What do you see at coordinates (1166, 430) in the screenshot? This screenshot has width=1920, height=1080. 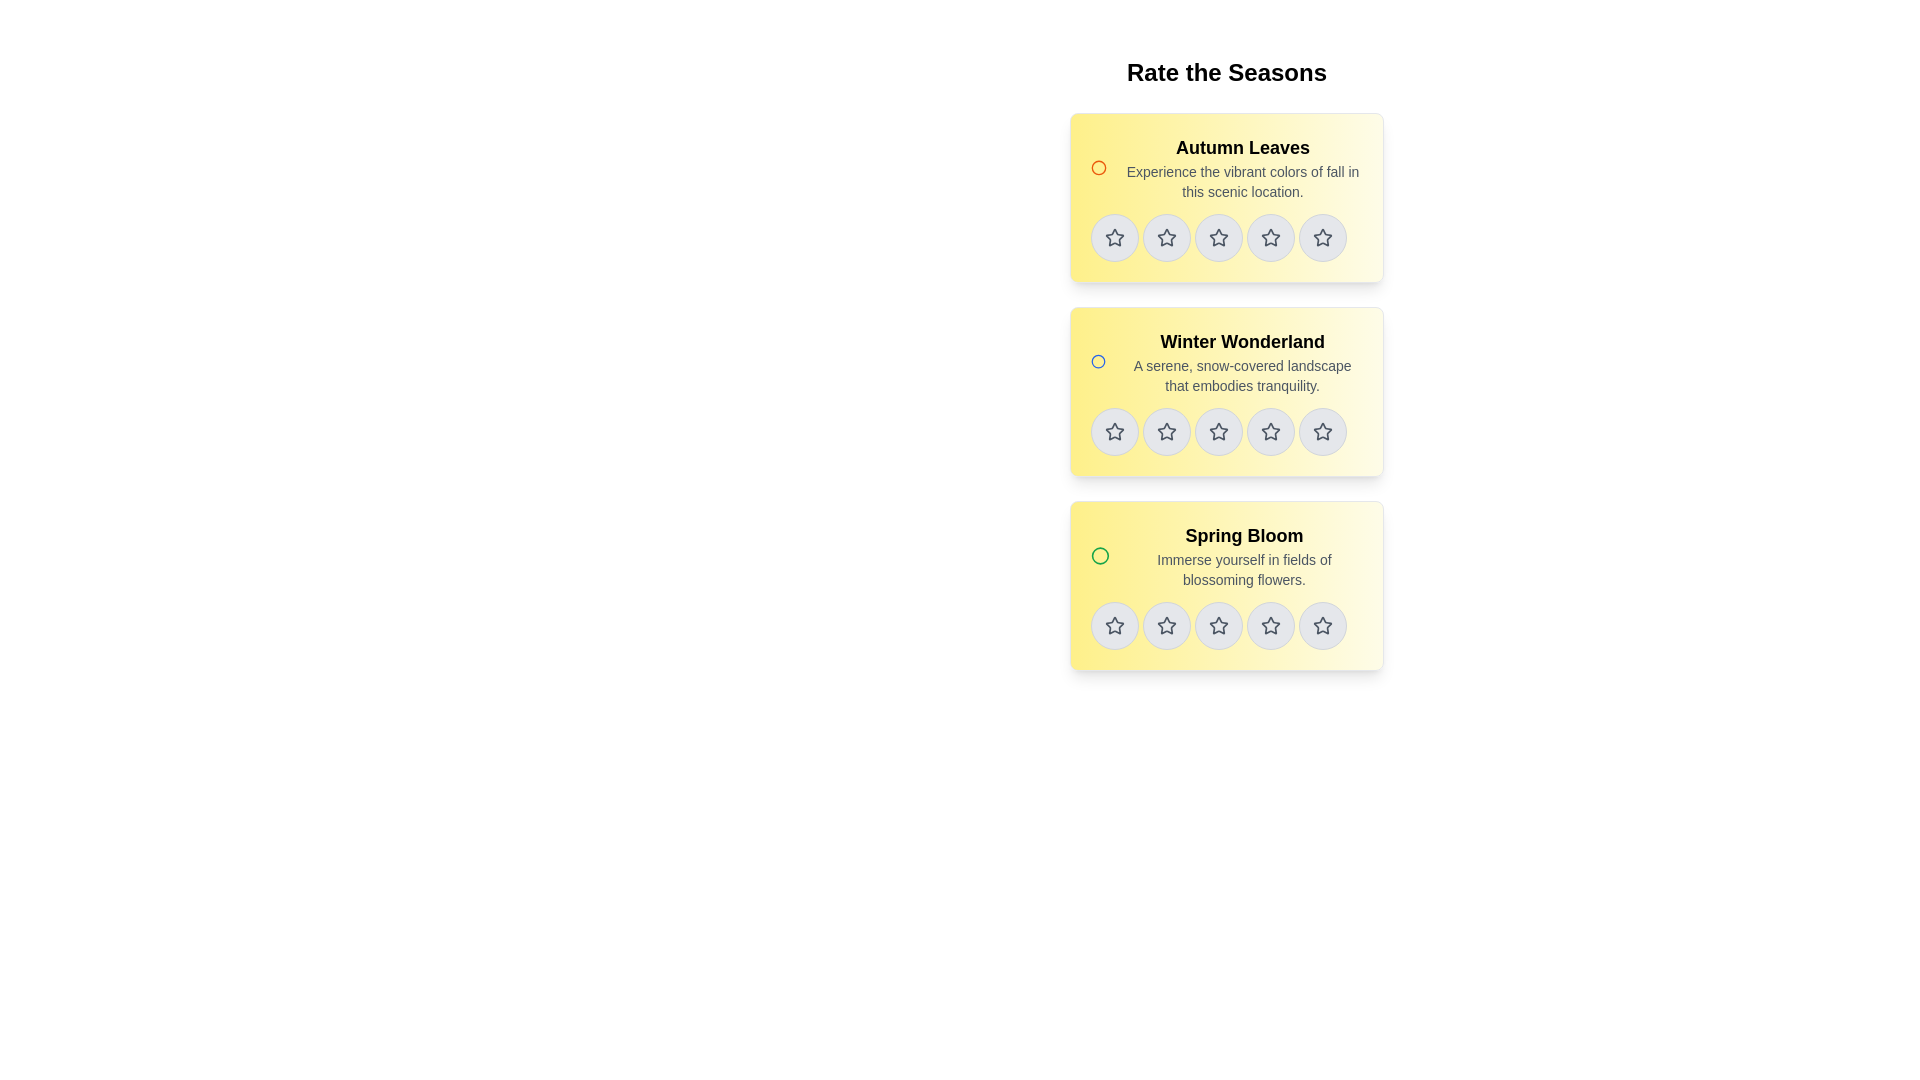 I see `the fourth star icon in the row of five rating icons in the 'Winter Wonderland' section` at bounding box center [1166, 430].